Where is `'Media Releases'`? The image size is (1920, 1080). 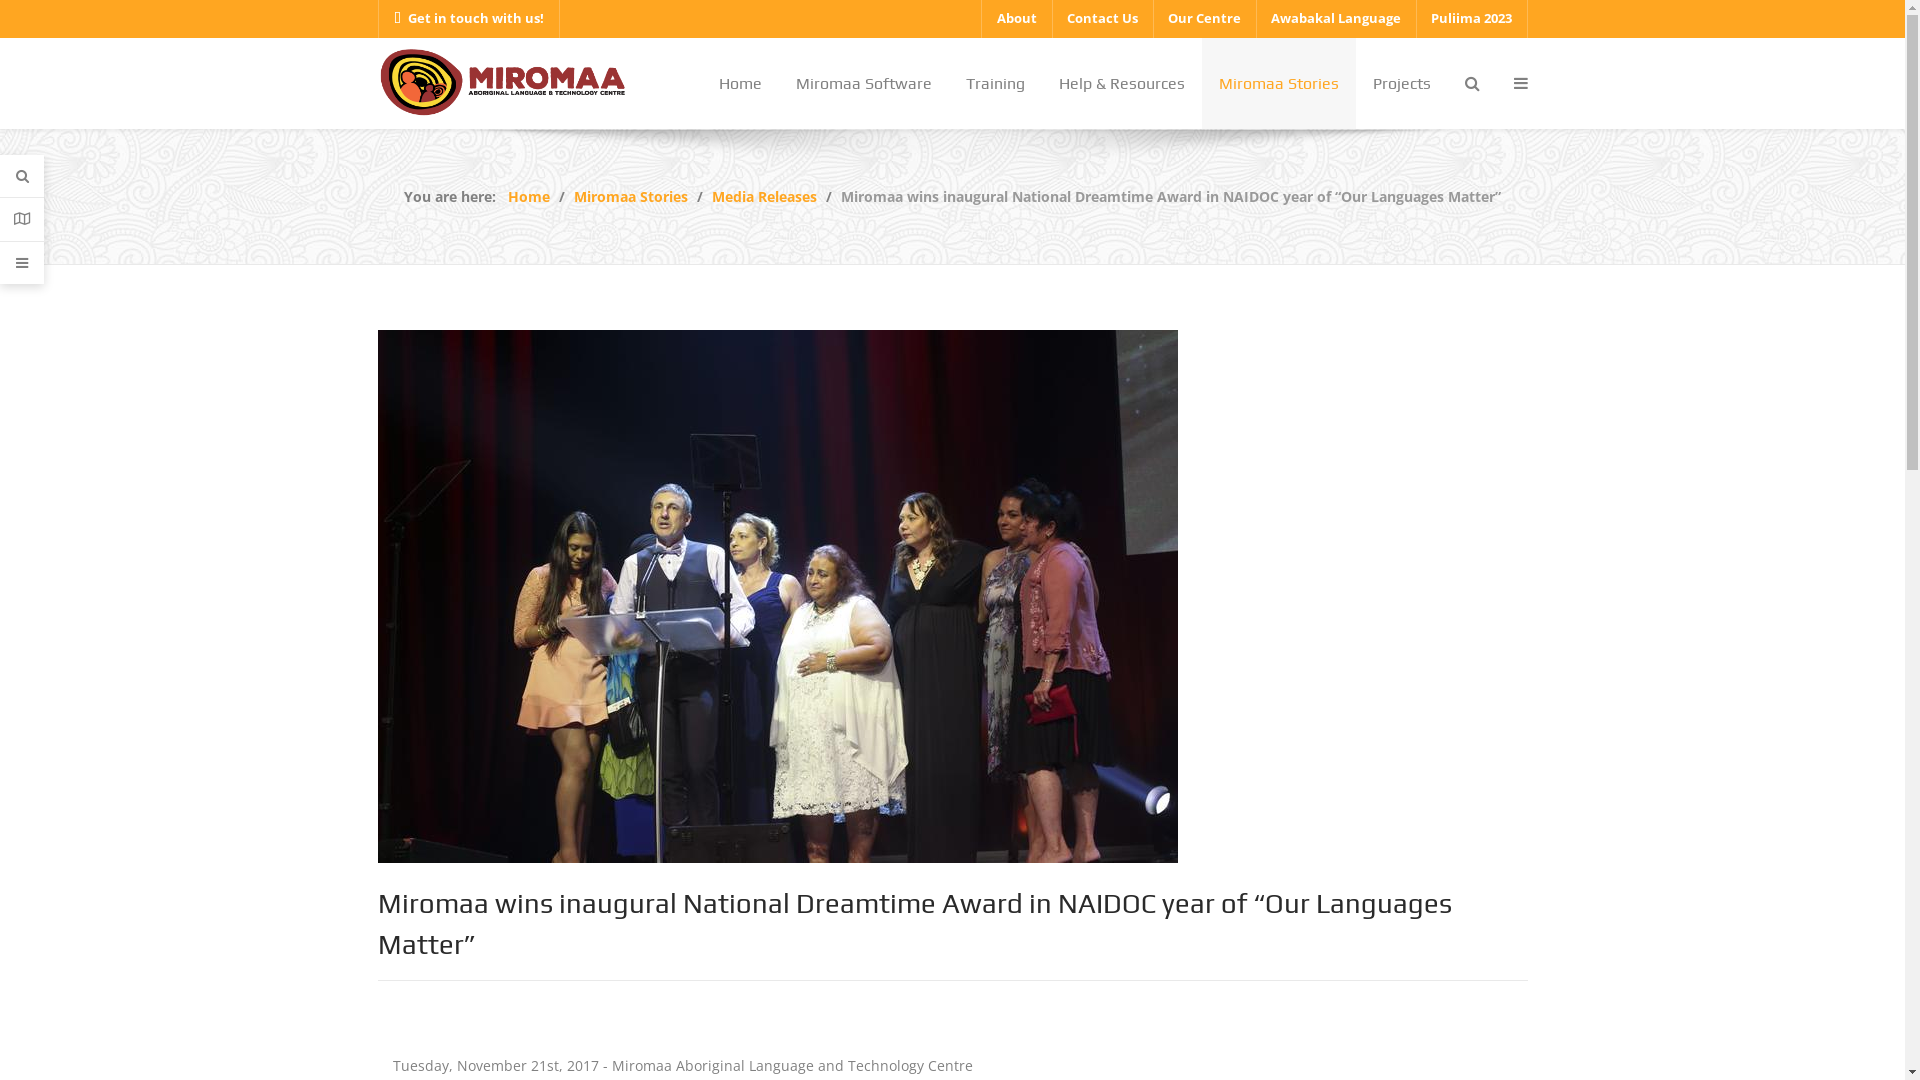 'Media Releases' is located at coordinates (711, 196).